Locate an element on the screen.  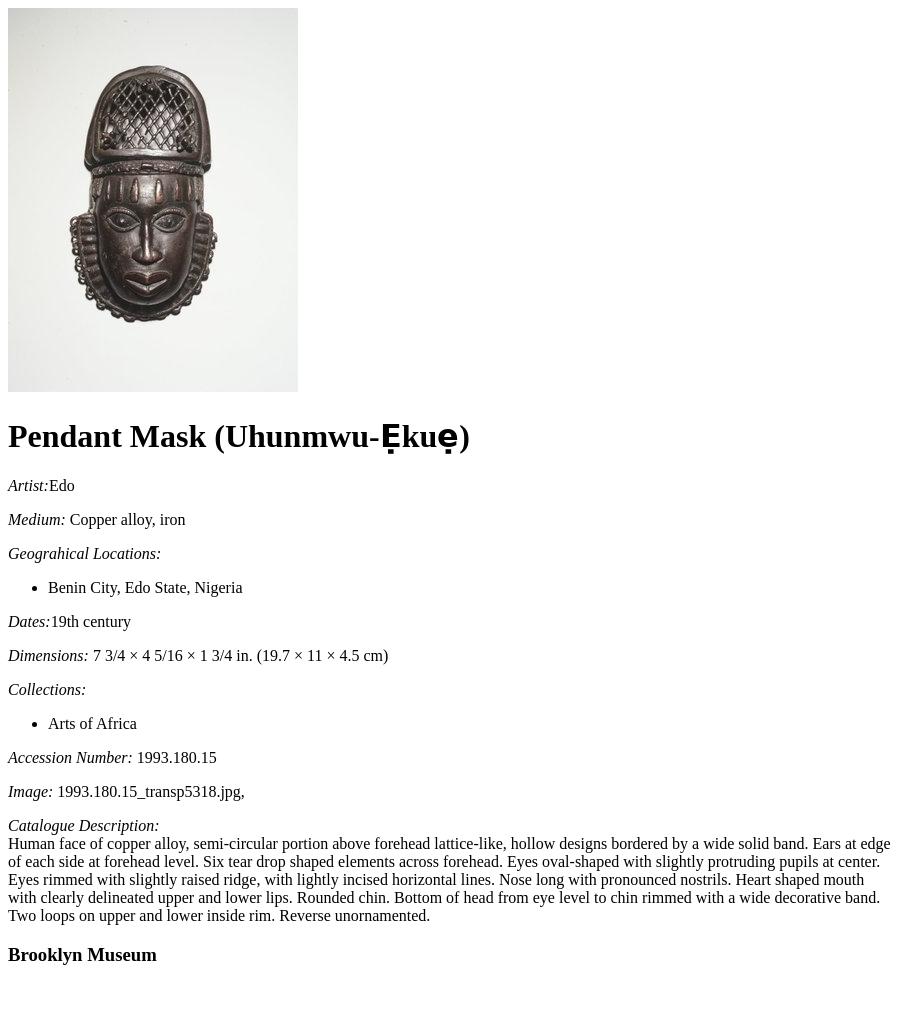
'7 3/4 × 4 5/16 × 1 3/4 in. (19.7 × 11 × 4.5 cm)' is located at coordinates (236, 653).